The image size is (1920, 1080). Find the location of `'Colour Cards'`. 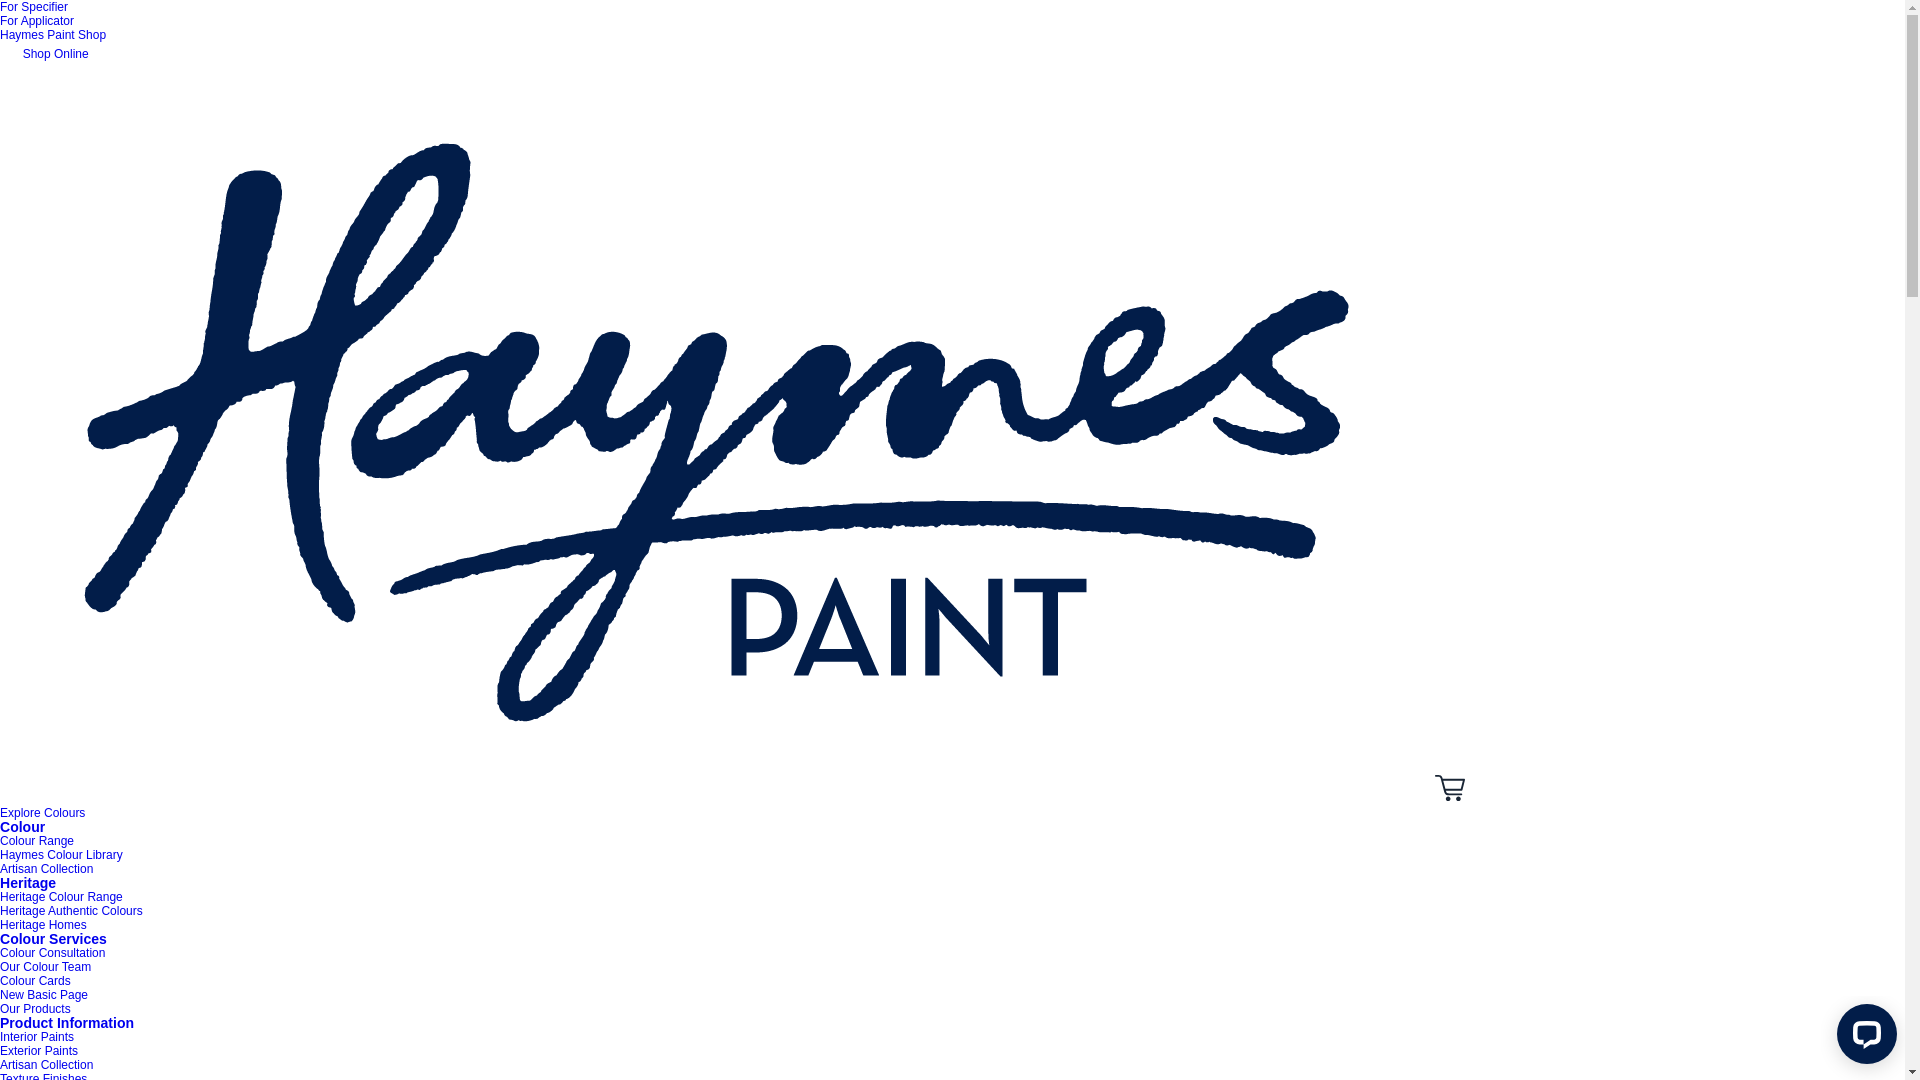

'Colour Cards' is located at coordinates (35, 979).